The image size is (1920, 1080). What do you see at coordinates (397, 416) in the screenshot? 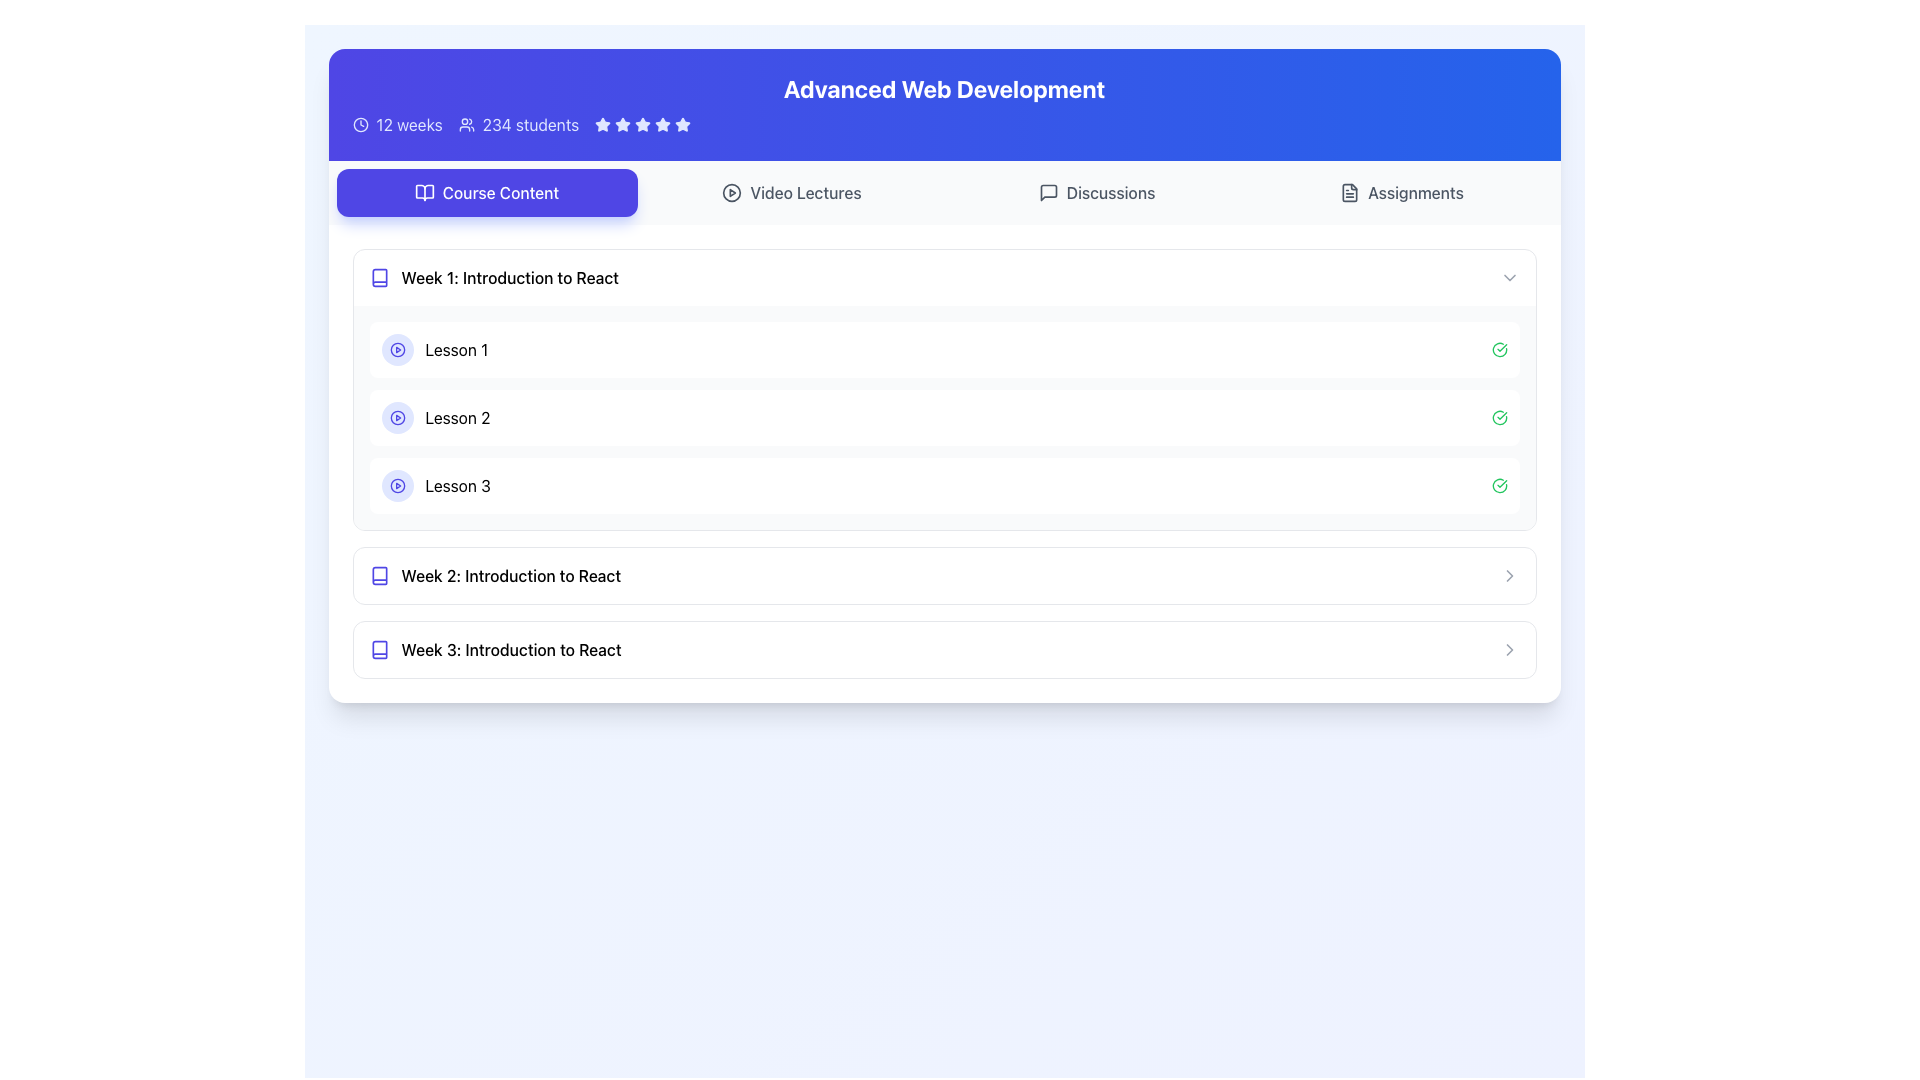
I see `the Icon with play button symbol that indicates the lesson associated with 'Lesson 2'` at bounding box center [397, 416].